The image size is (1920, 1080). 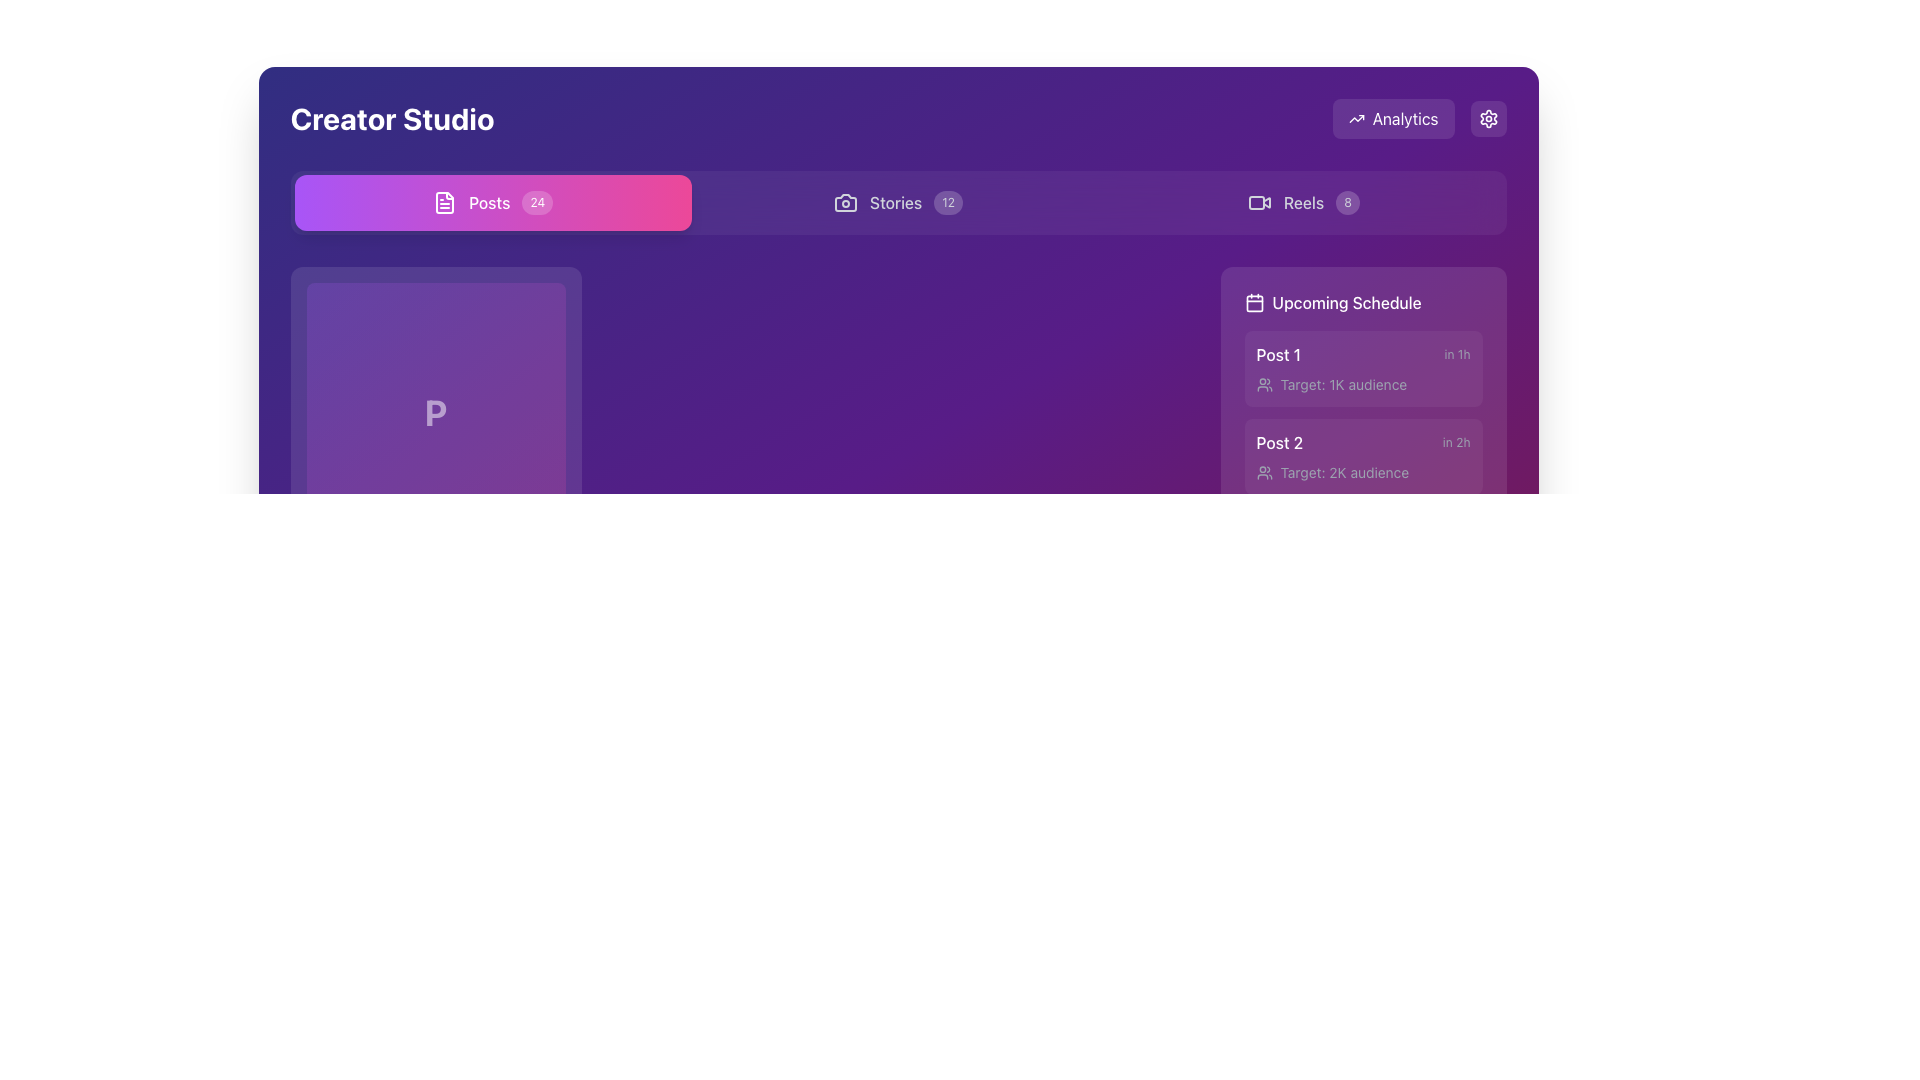 What do you see at coordinates (537, 203) in the screenshot?
I see `the Notification badge, which is a small rectangular badge displaying the number '24', located to the right of the 'Posts' label in the navigation bar at the top of the interface` at bounding box center [537, 203].